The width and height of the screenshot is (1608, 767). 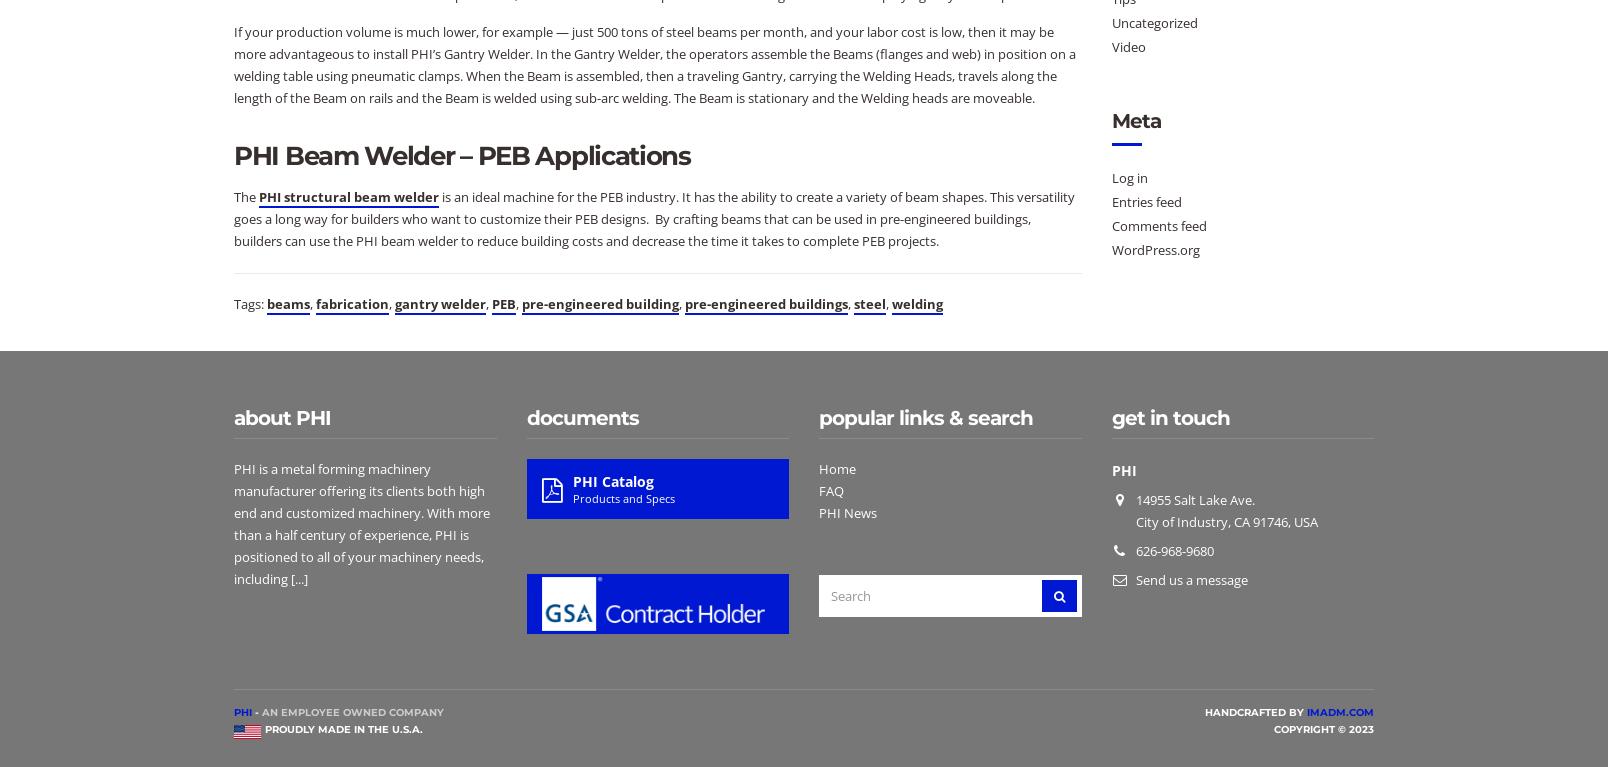 What do you see at coordinates (1154, 21) in the screenshot?
I see `'Uncategorized'` at bounding box center [1154, 21].